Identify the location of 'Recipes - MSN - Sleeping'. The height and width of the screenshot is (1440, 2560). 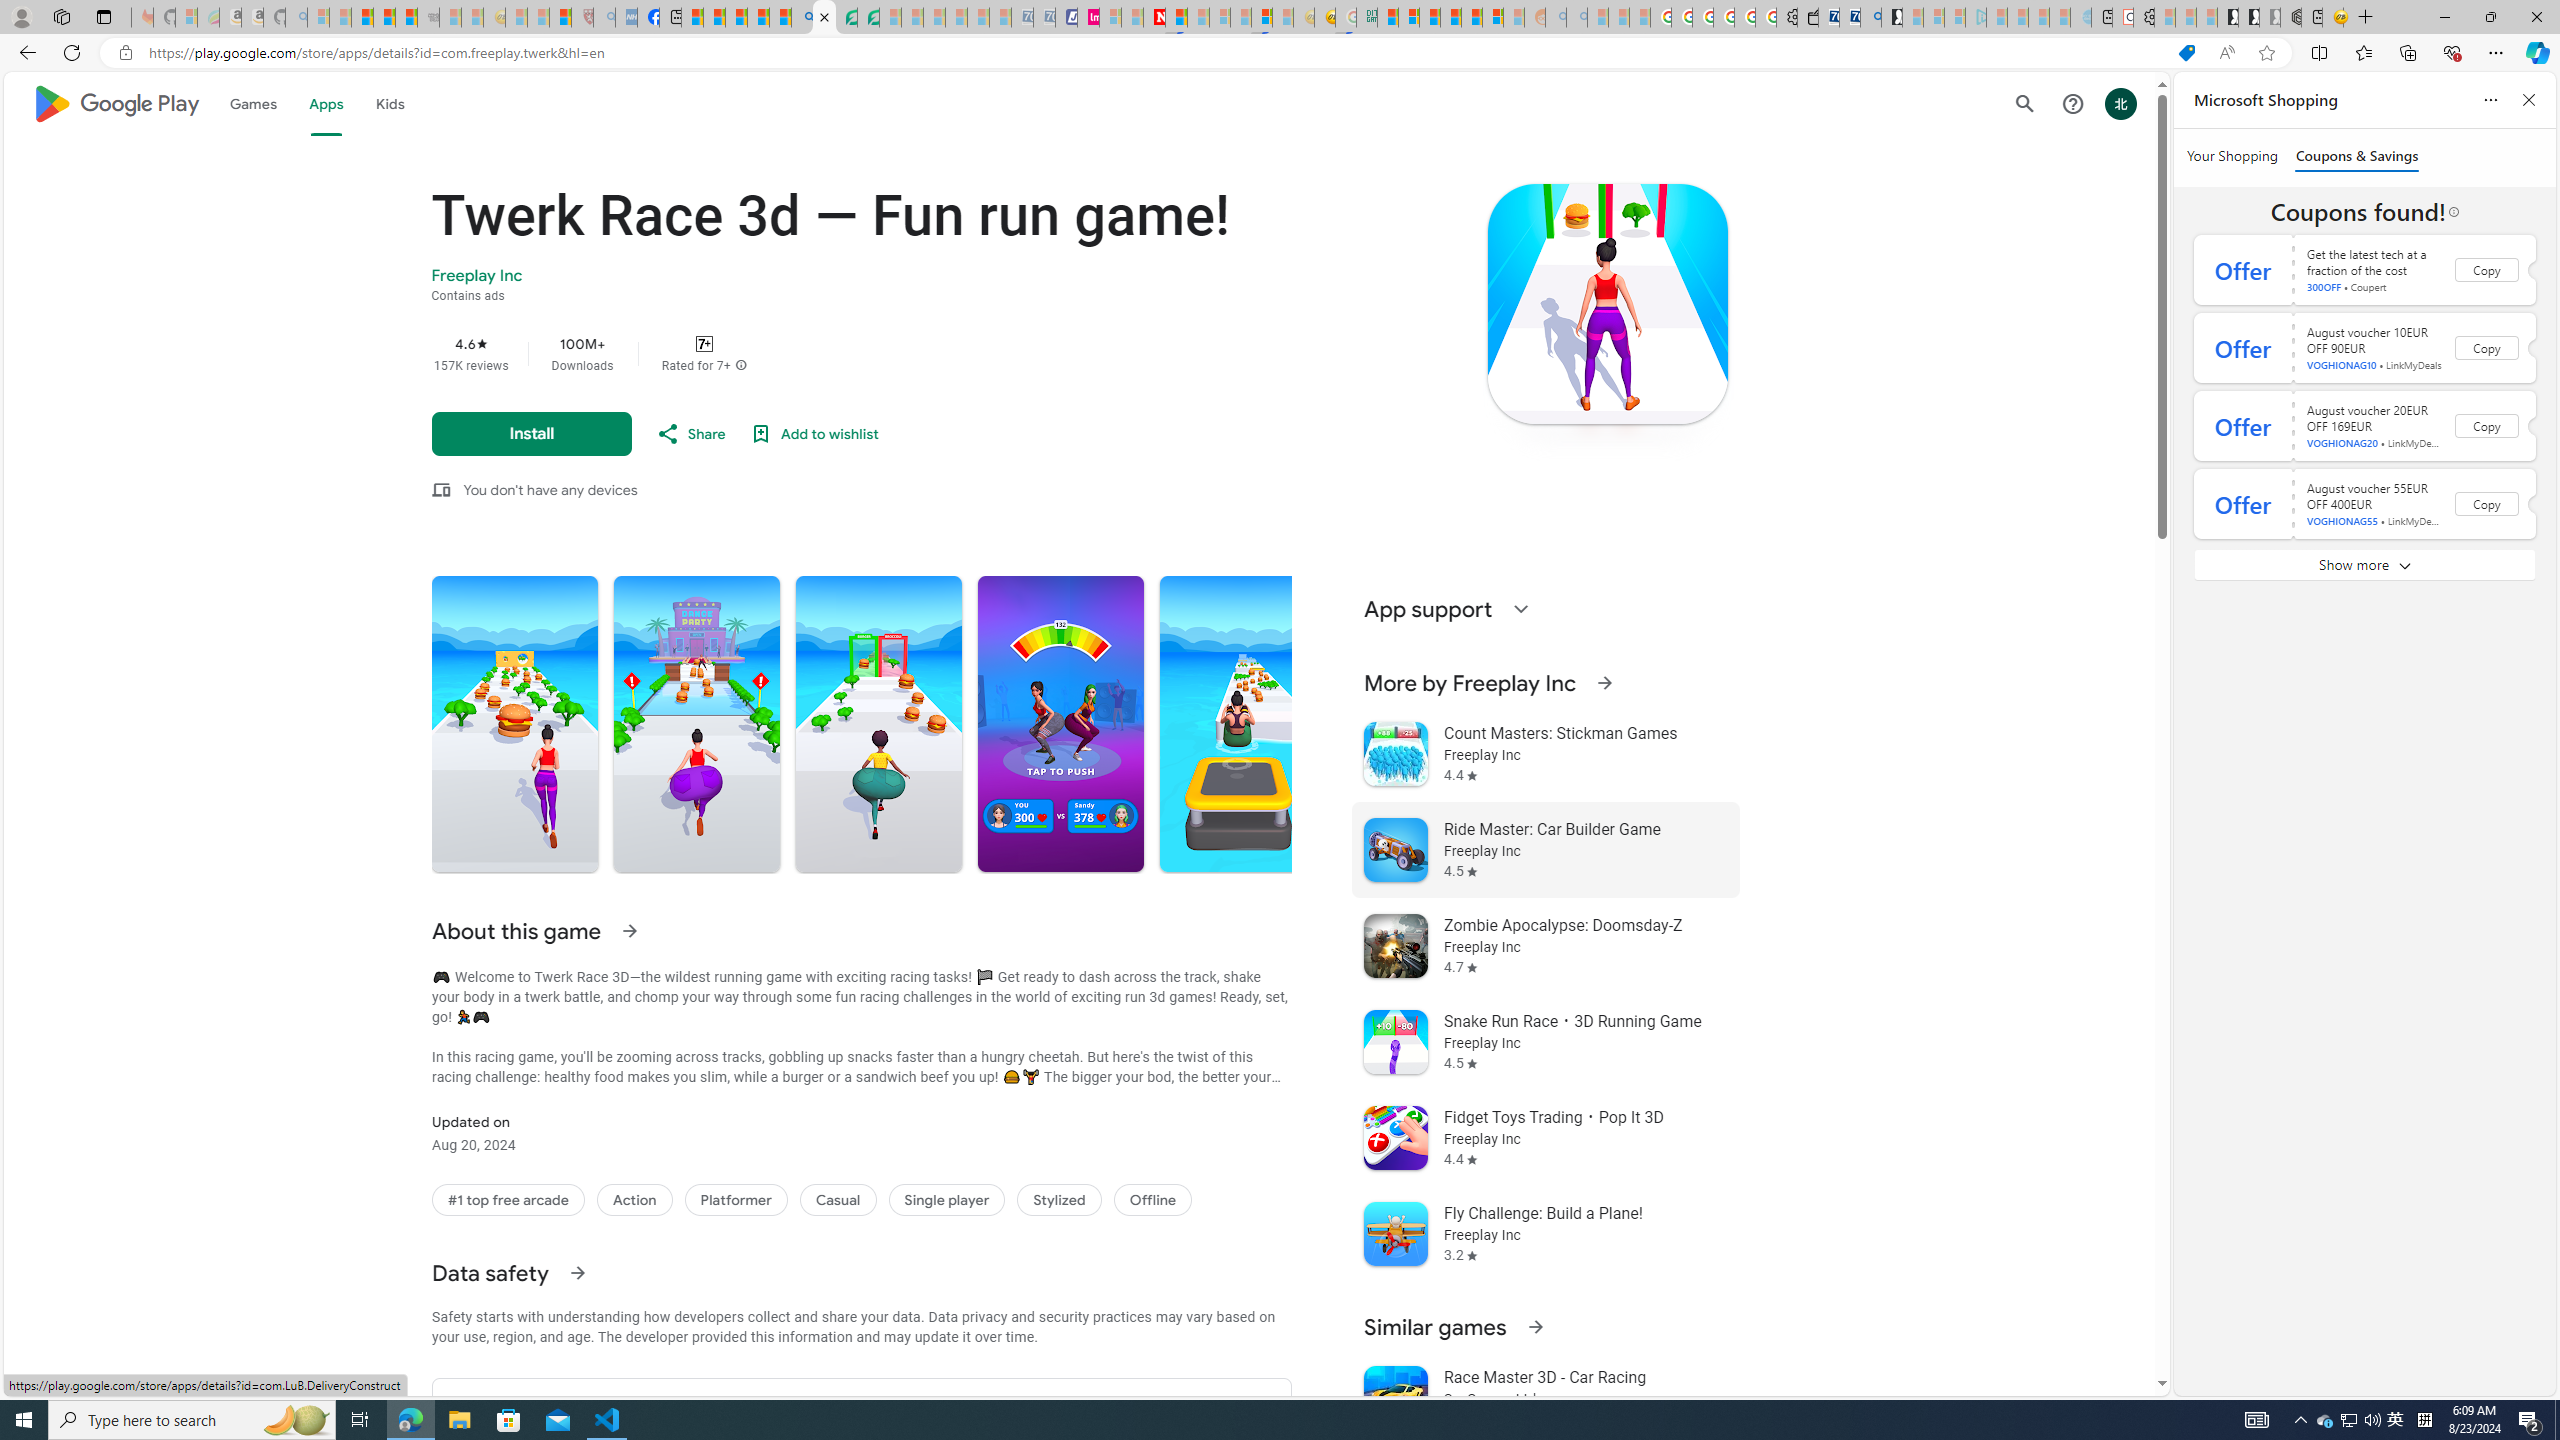
(514, 16).